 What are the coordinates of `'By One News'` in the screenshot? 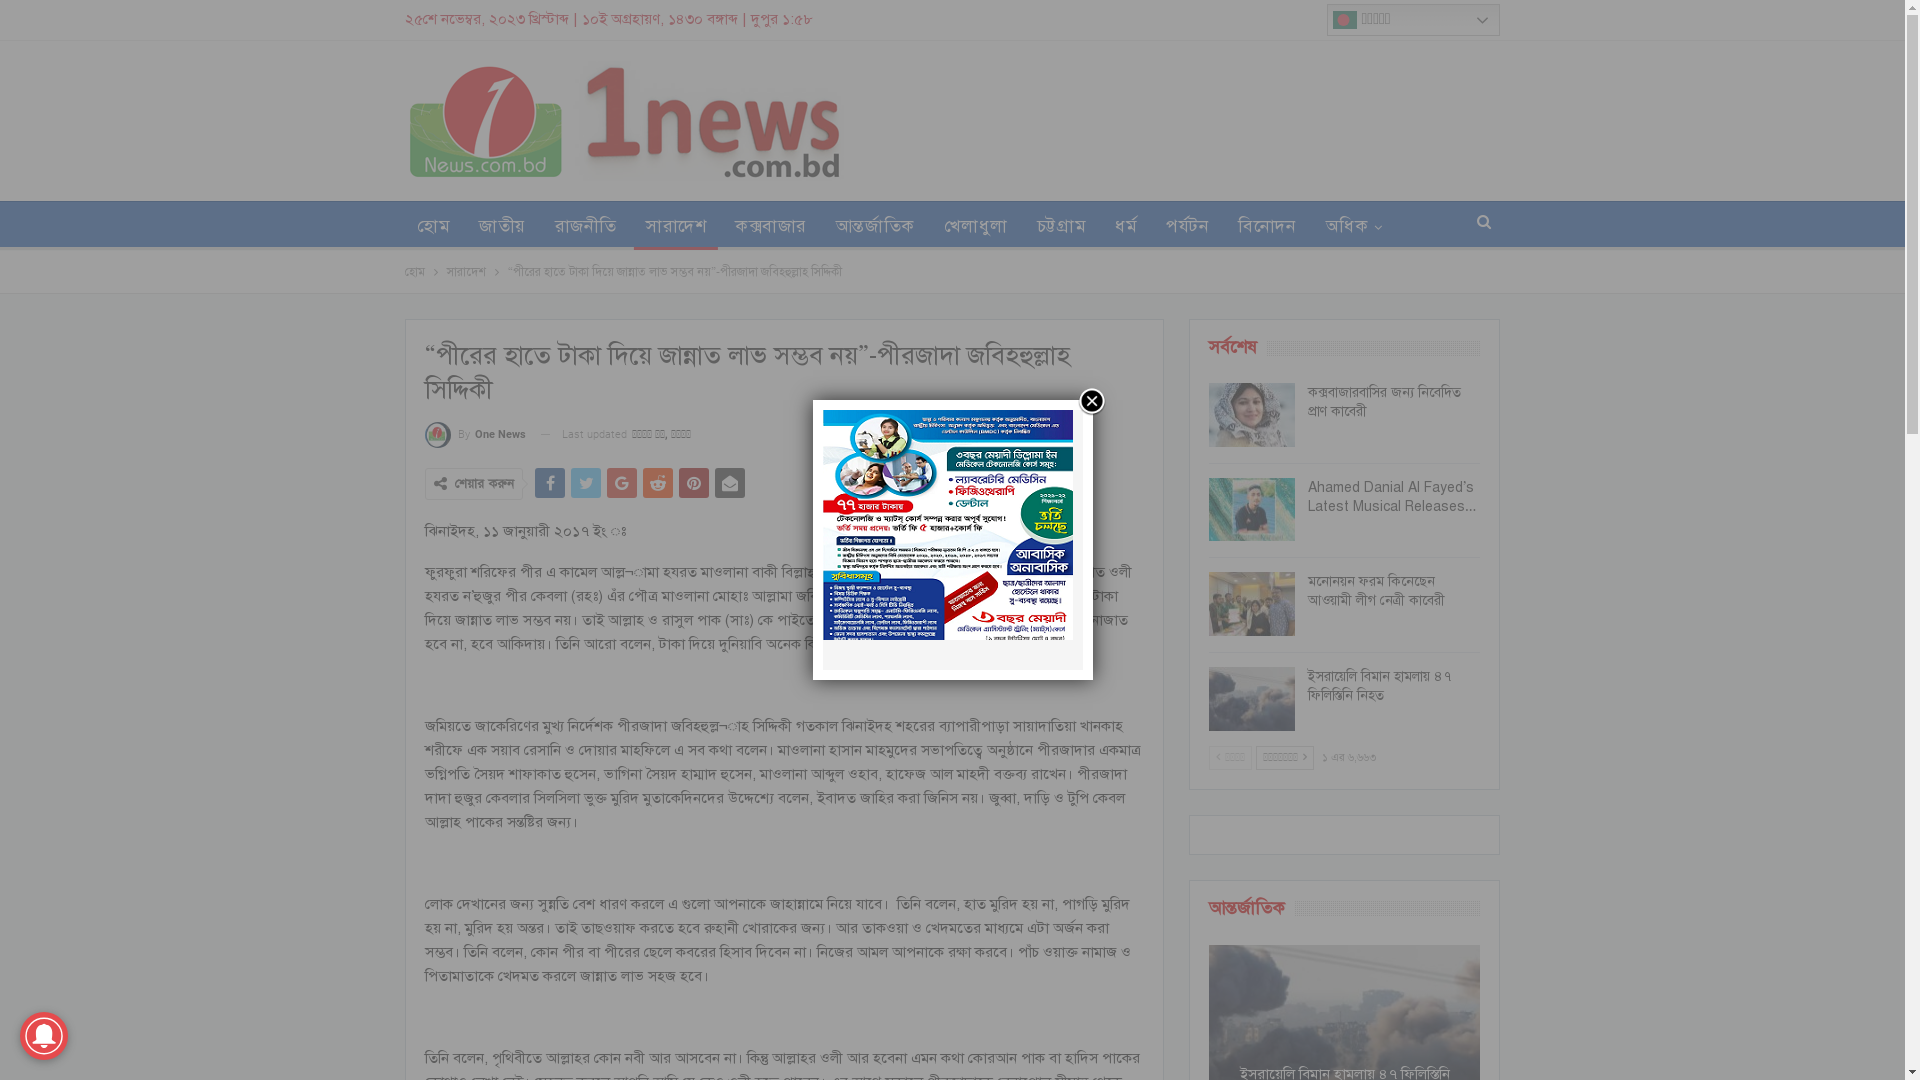 It's located at (474, 434).